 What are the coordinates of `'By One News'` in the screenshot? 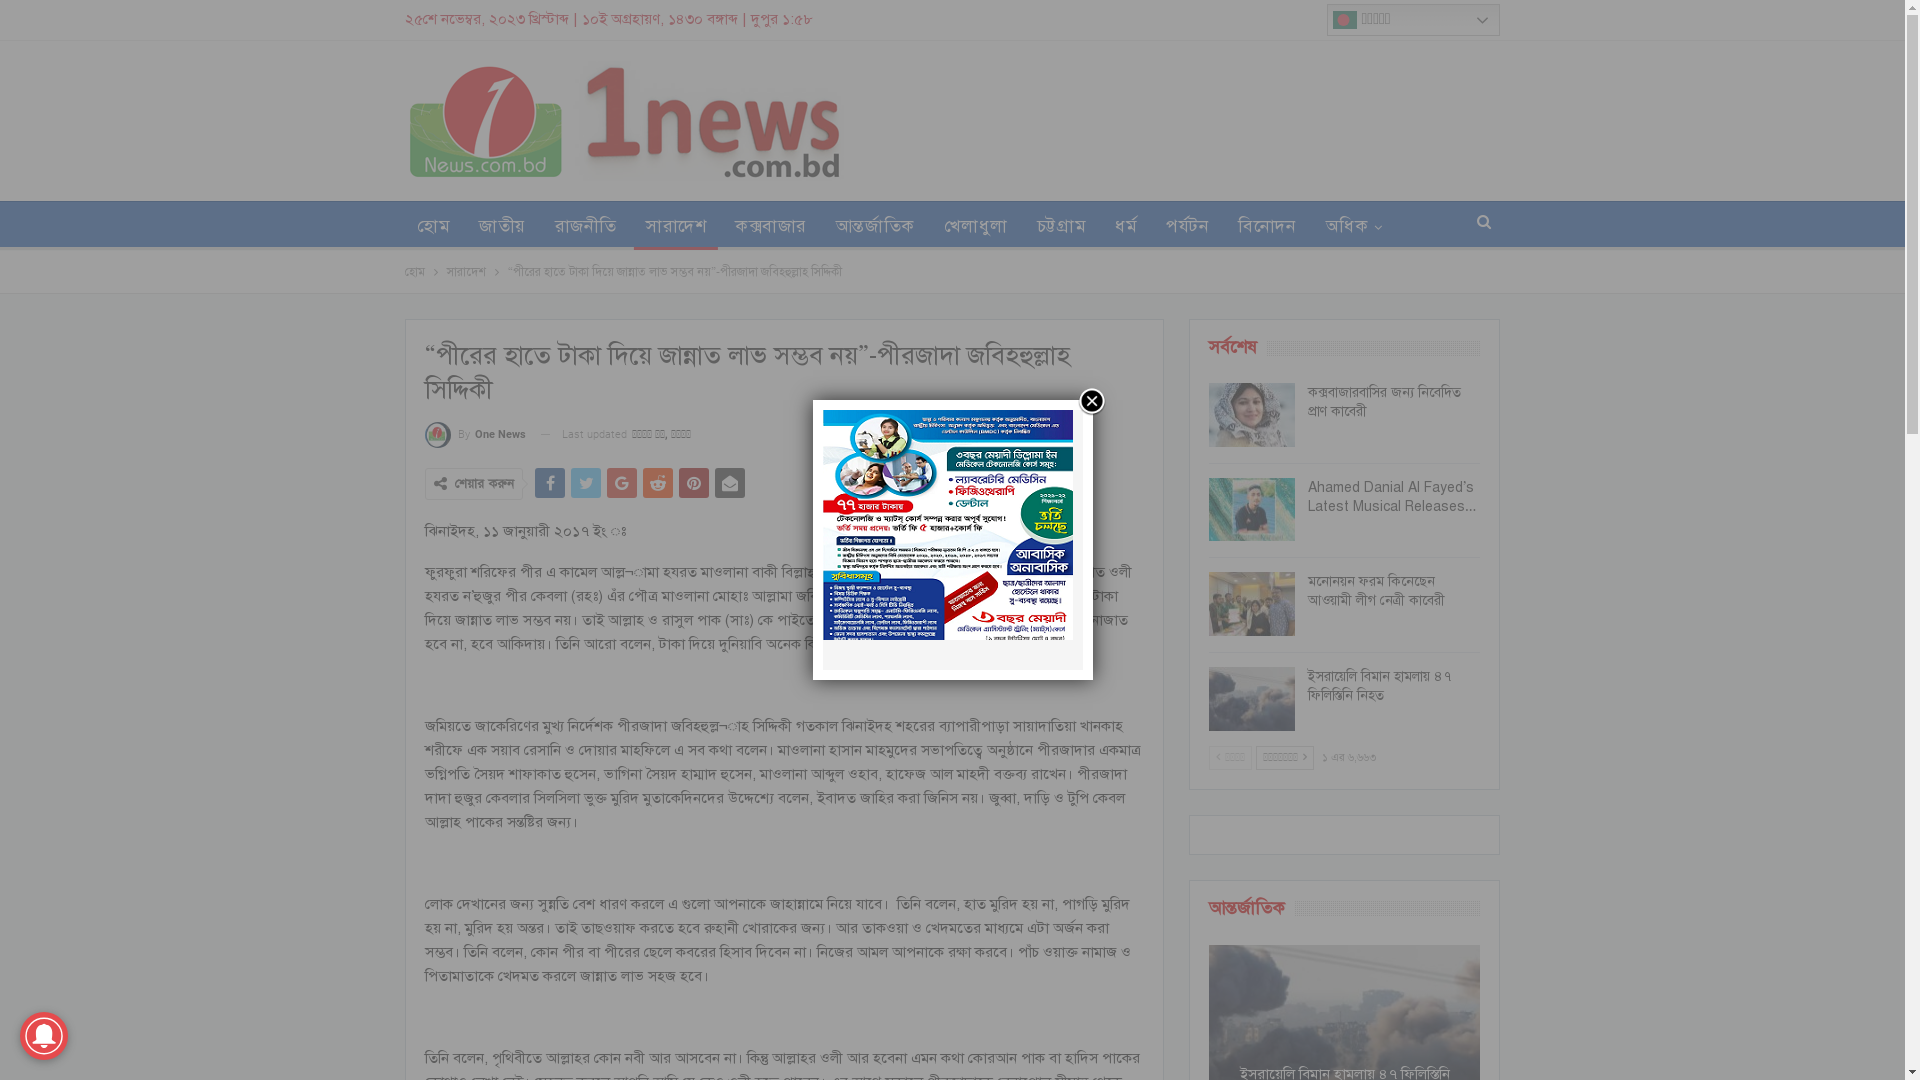 It's located at (474, 434).